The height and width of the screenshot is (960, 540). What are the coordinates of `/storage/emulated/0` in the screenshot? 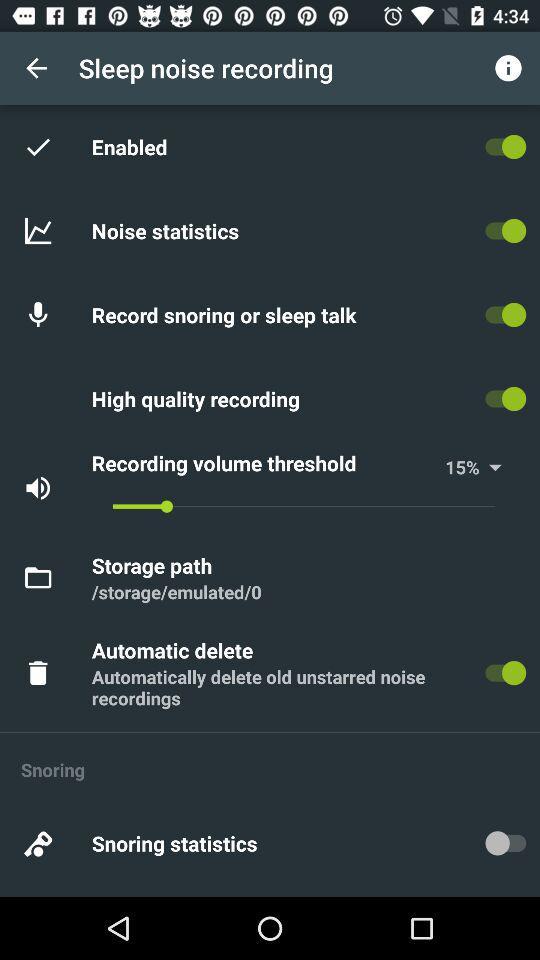 It's located at (176, 592).